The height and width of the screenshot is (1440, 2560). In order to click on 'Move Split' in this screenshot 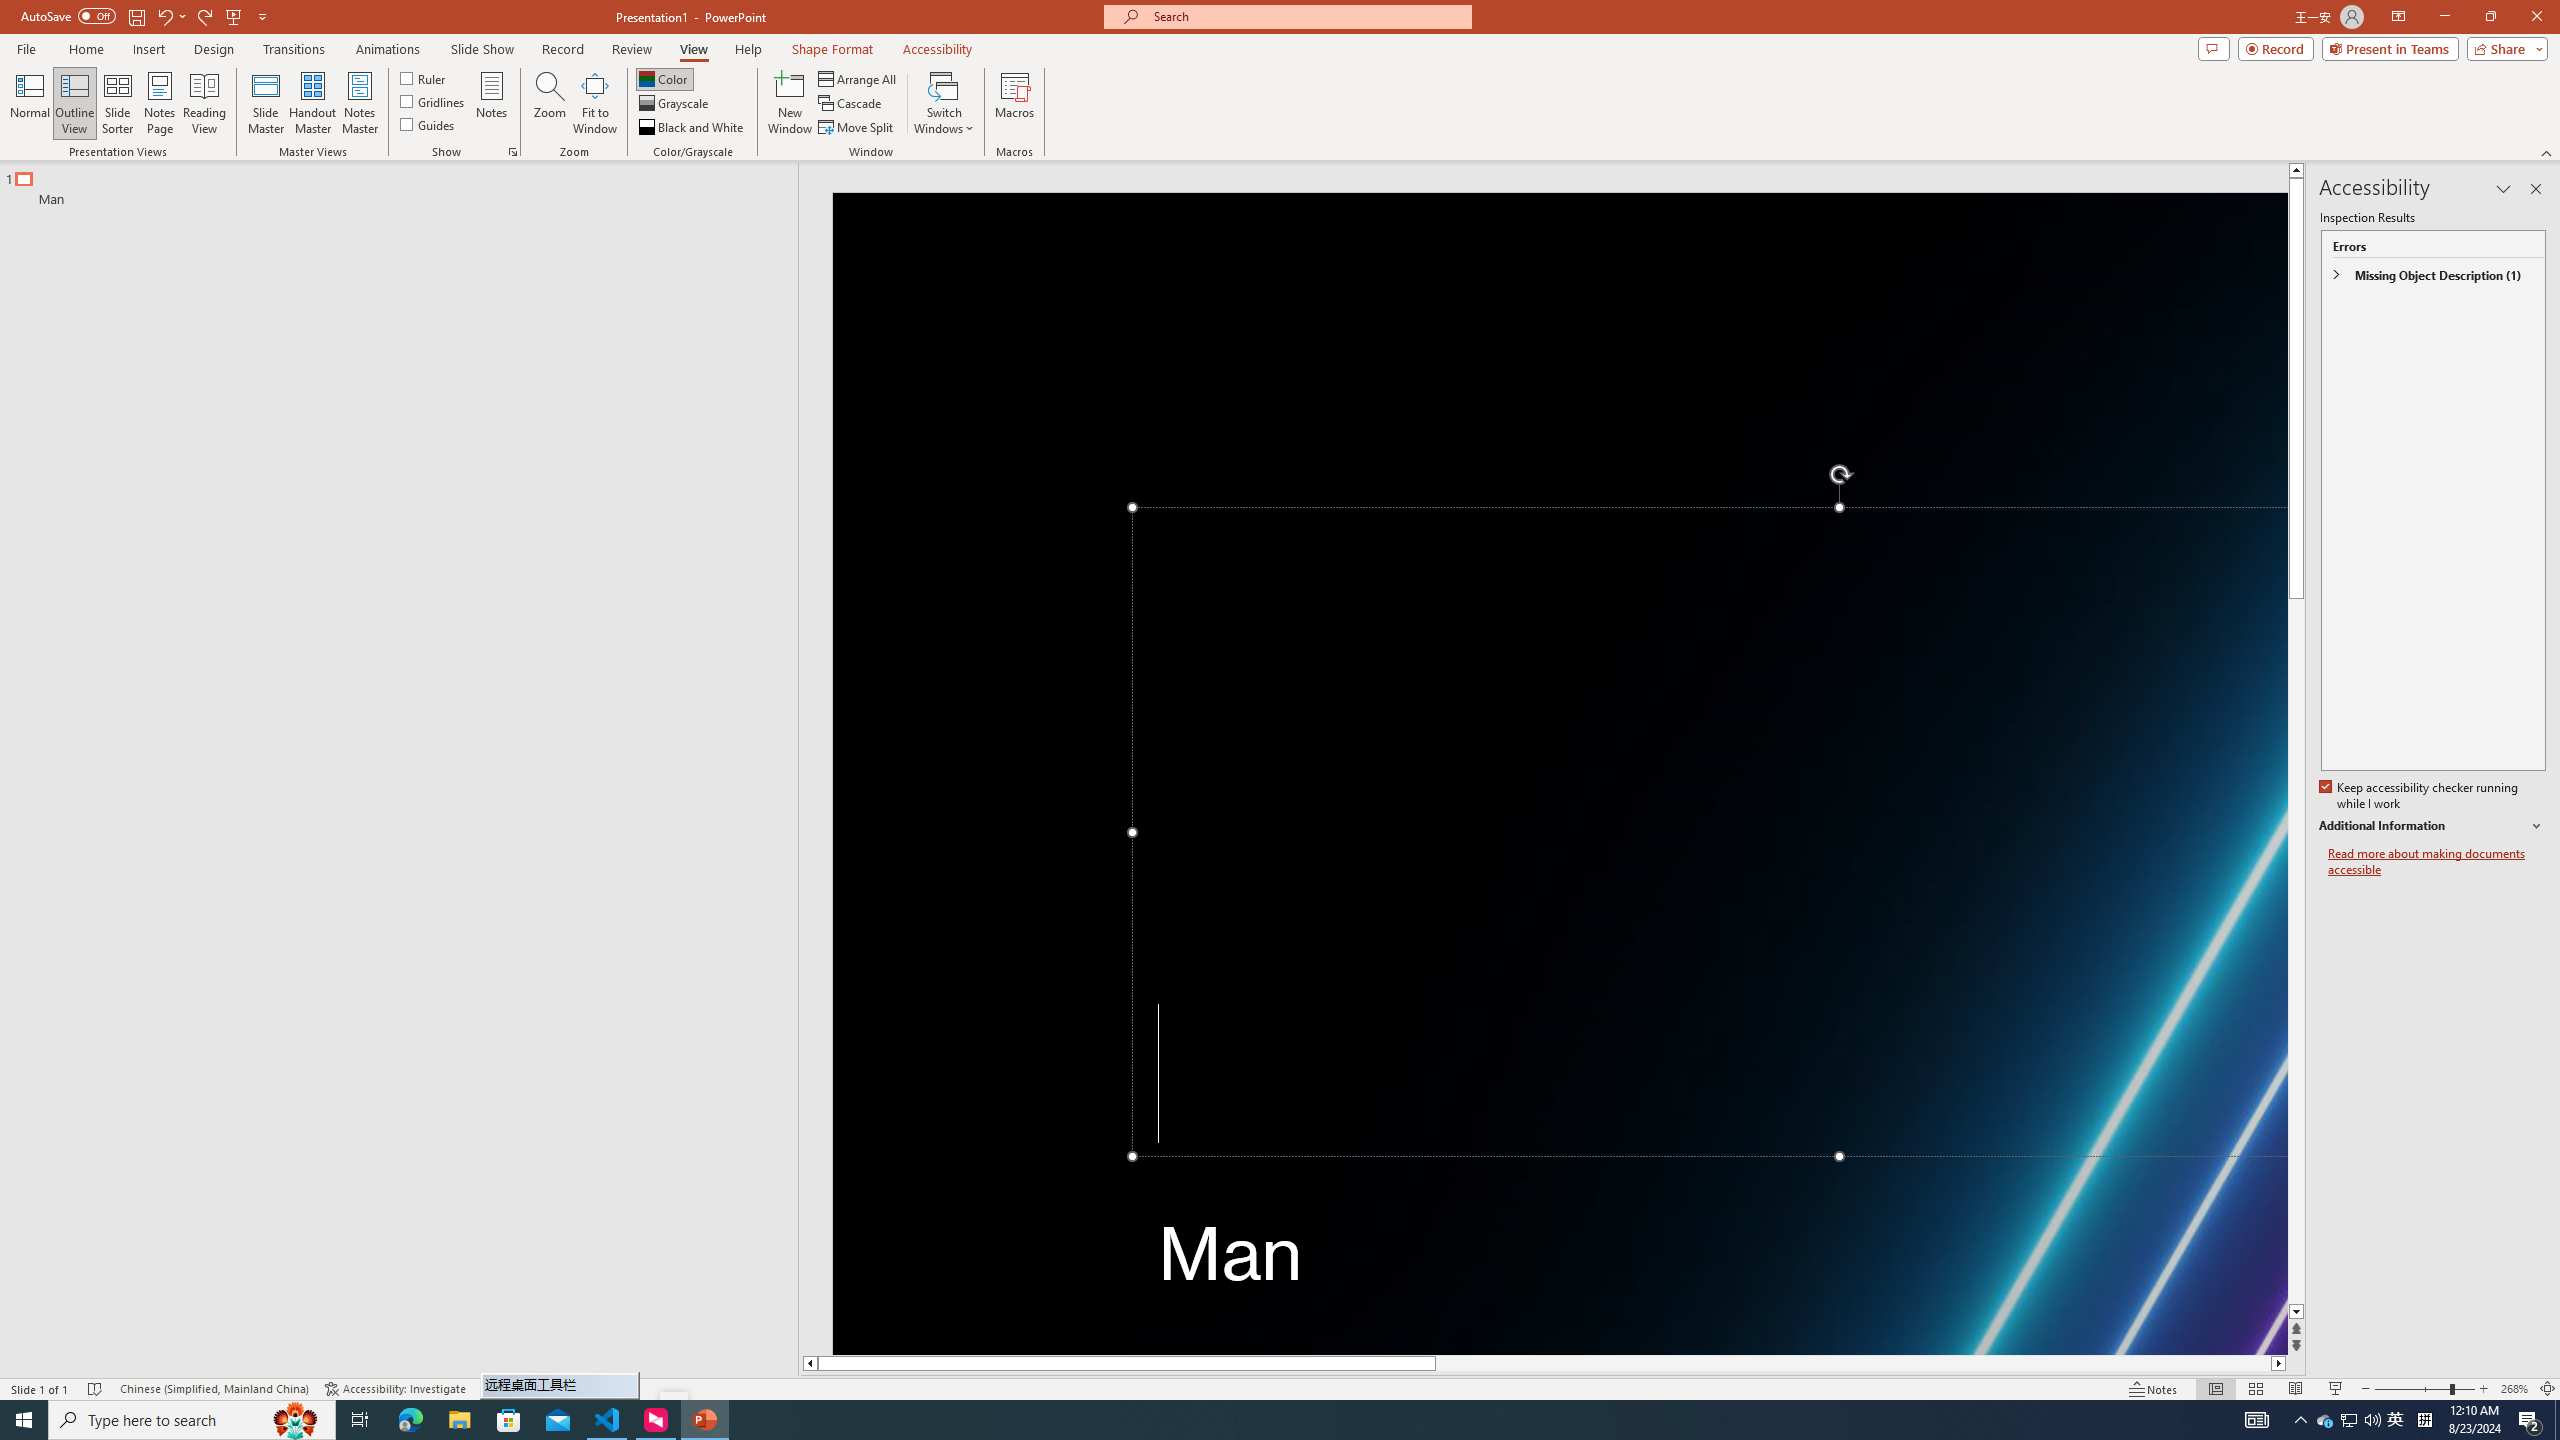, I will do `click(856, 127)`.